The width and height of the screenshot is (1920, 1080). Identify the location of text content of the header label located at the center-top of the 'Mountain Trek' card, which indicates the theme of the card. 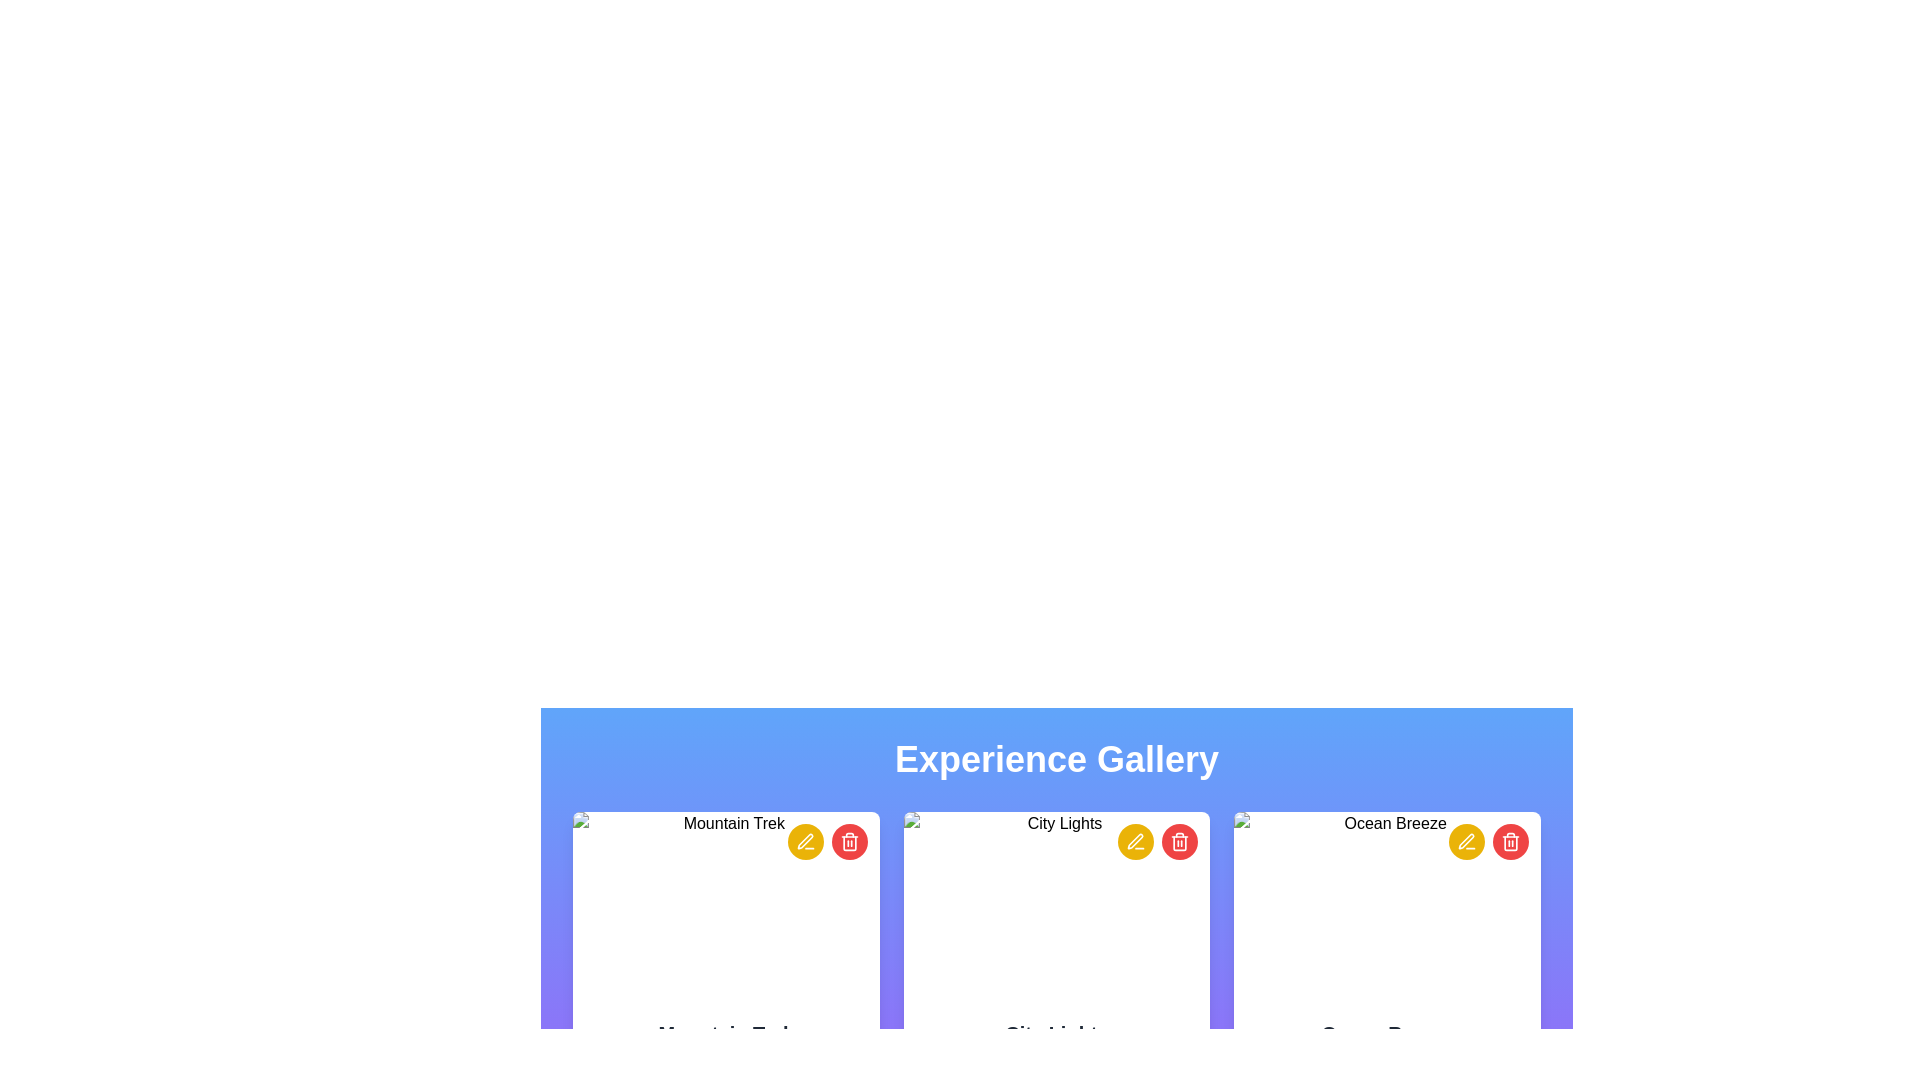
(725, 1033).